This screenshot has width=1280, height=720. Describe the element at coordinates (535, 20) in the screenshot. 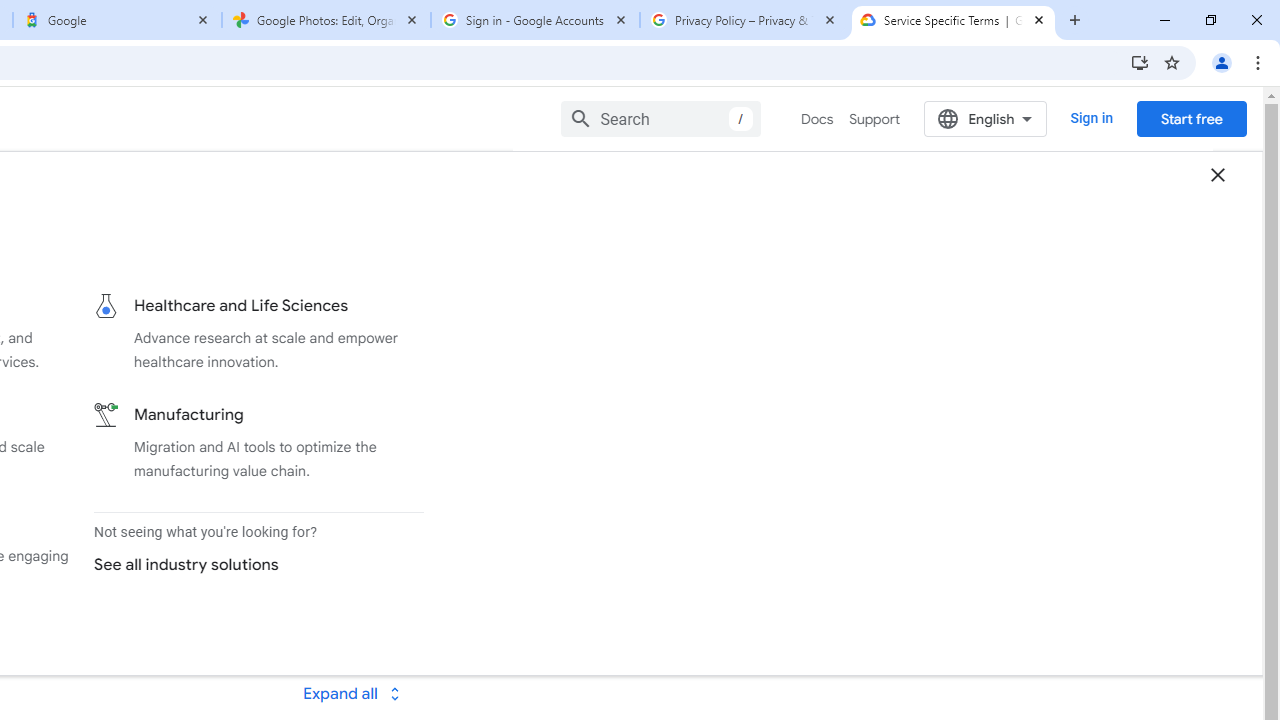

I see `'Sign in - Google Accounts'` at that location.